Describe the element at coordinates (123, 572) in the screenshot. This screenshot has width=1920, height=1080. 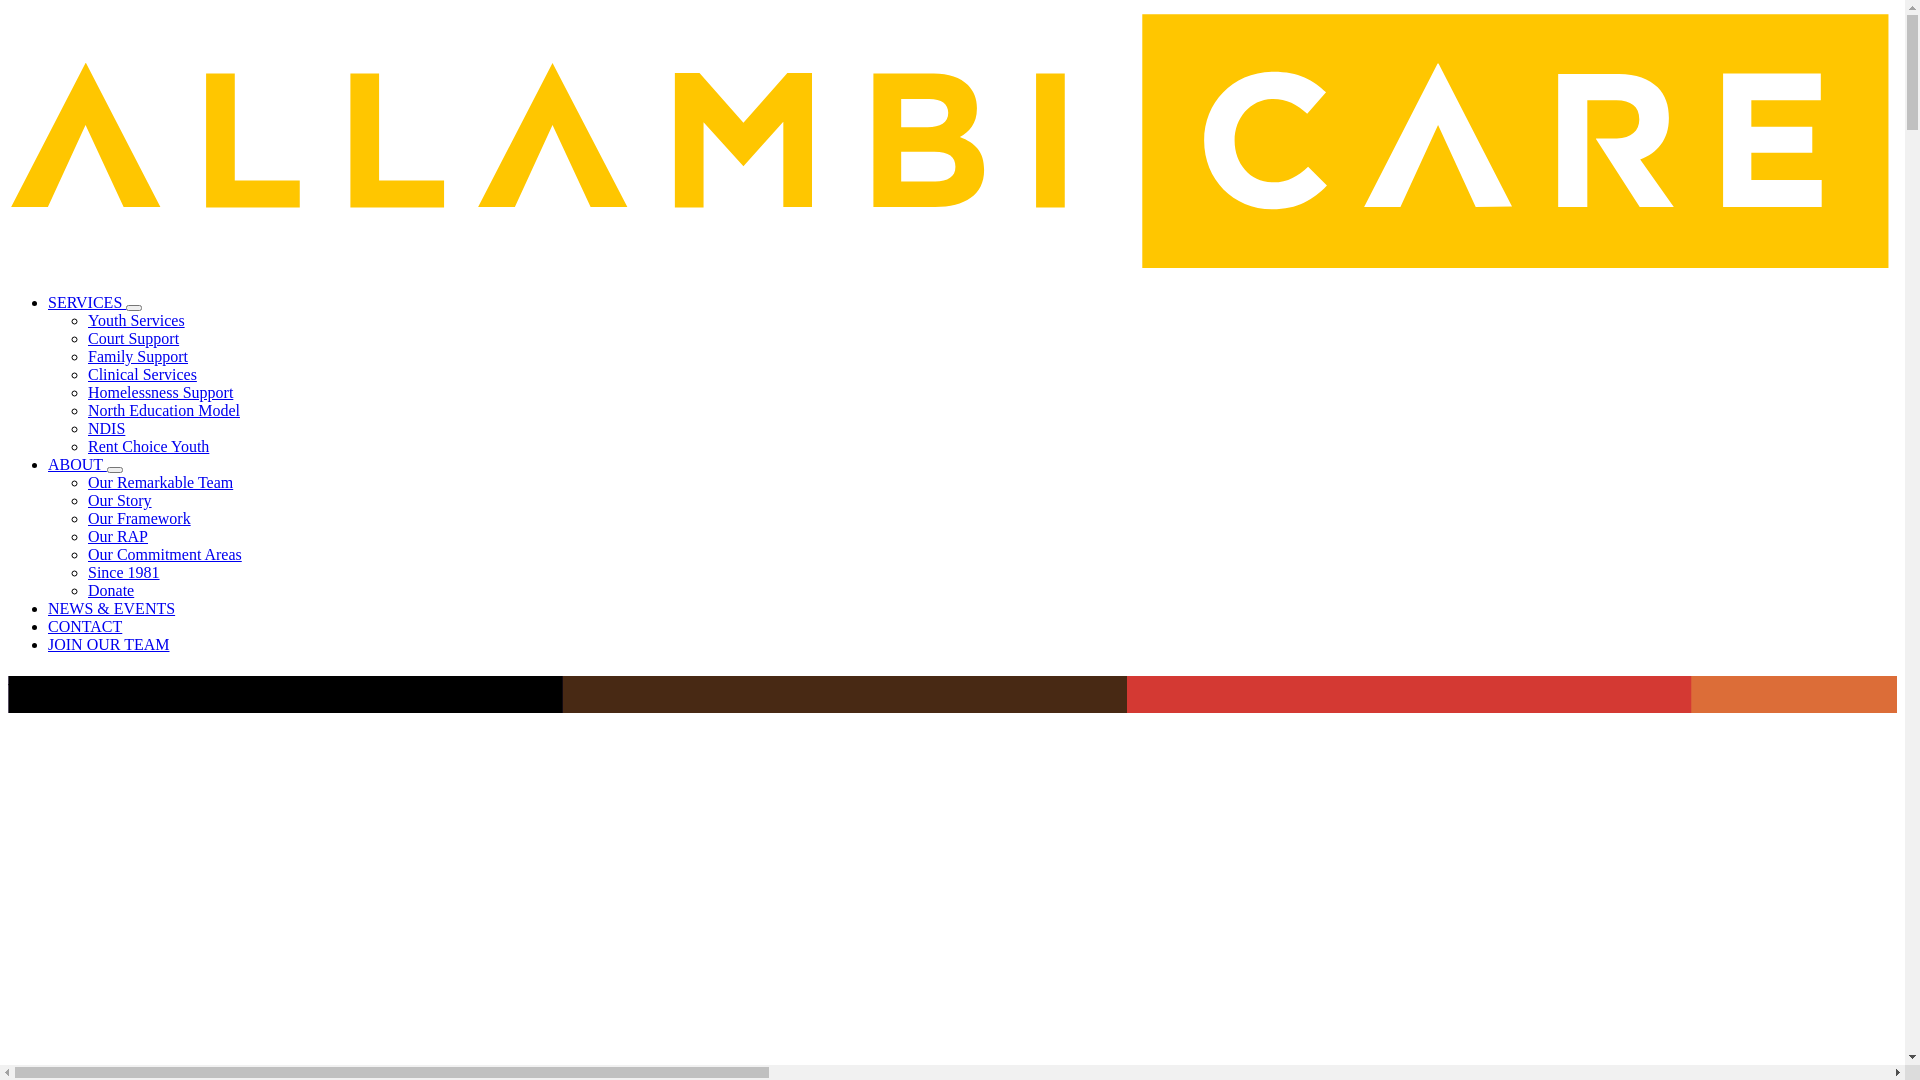
I see `'Since 1981'` at that location.